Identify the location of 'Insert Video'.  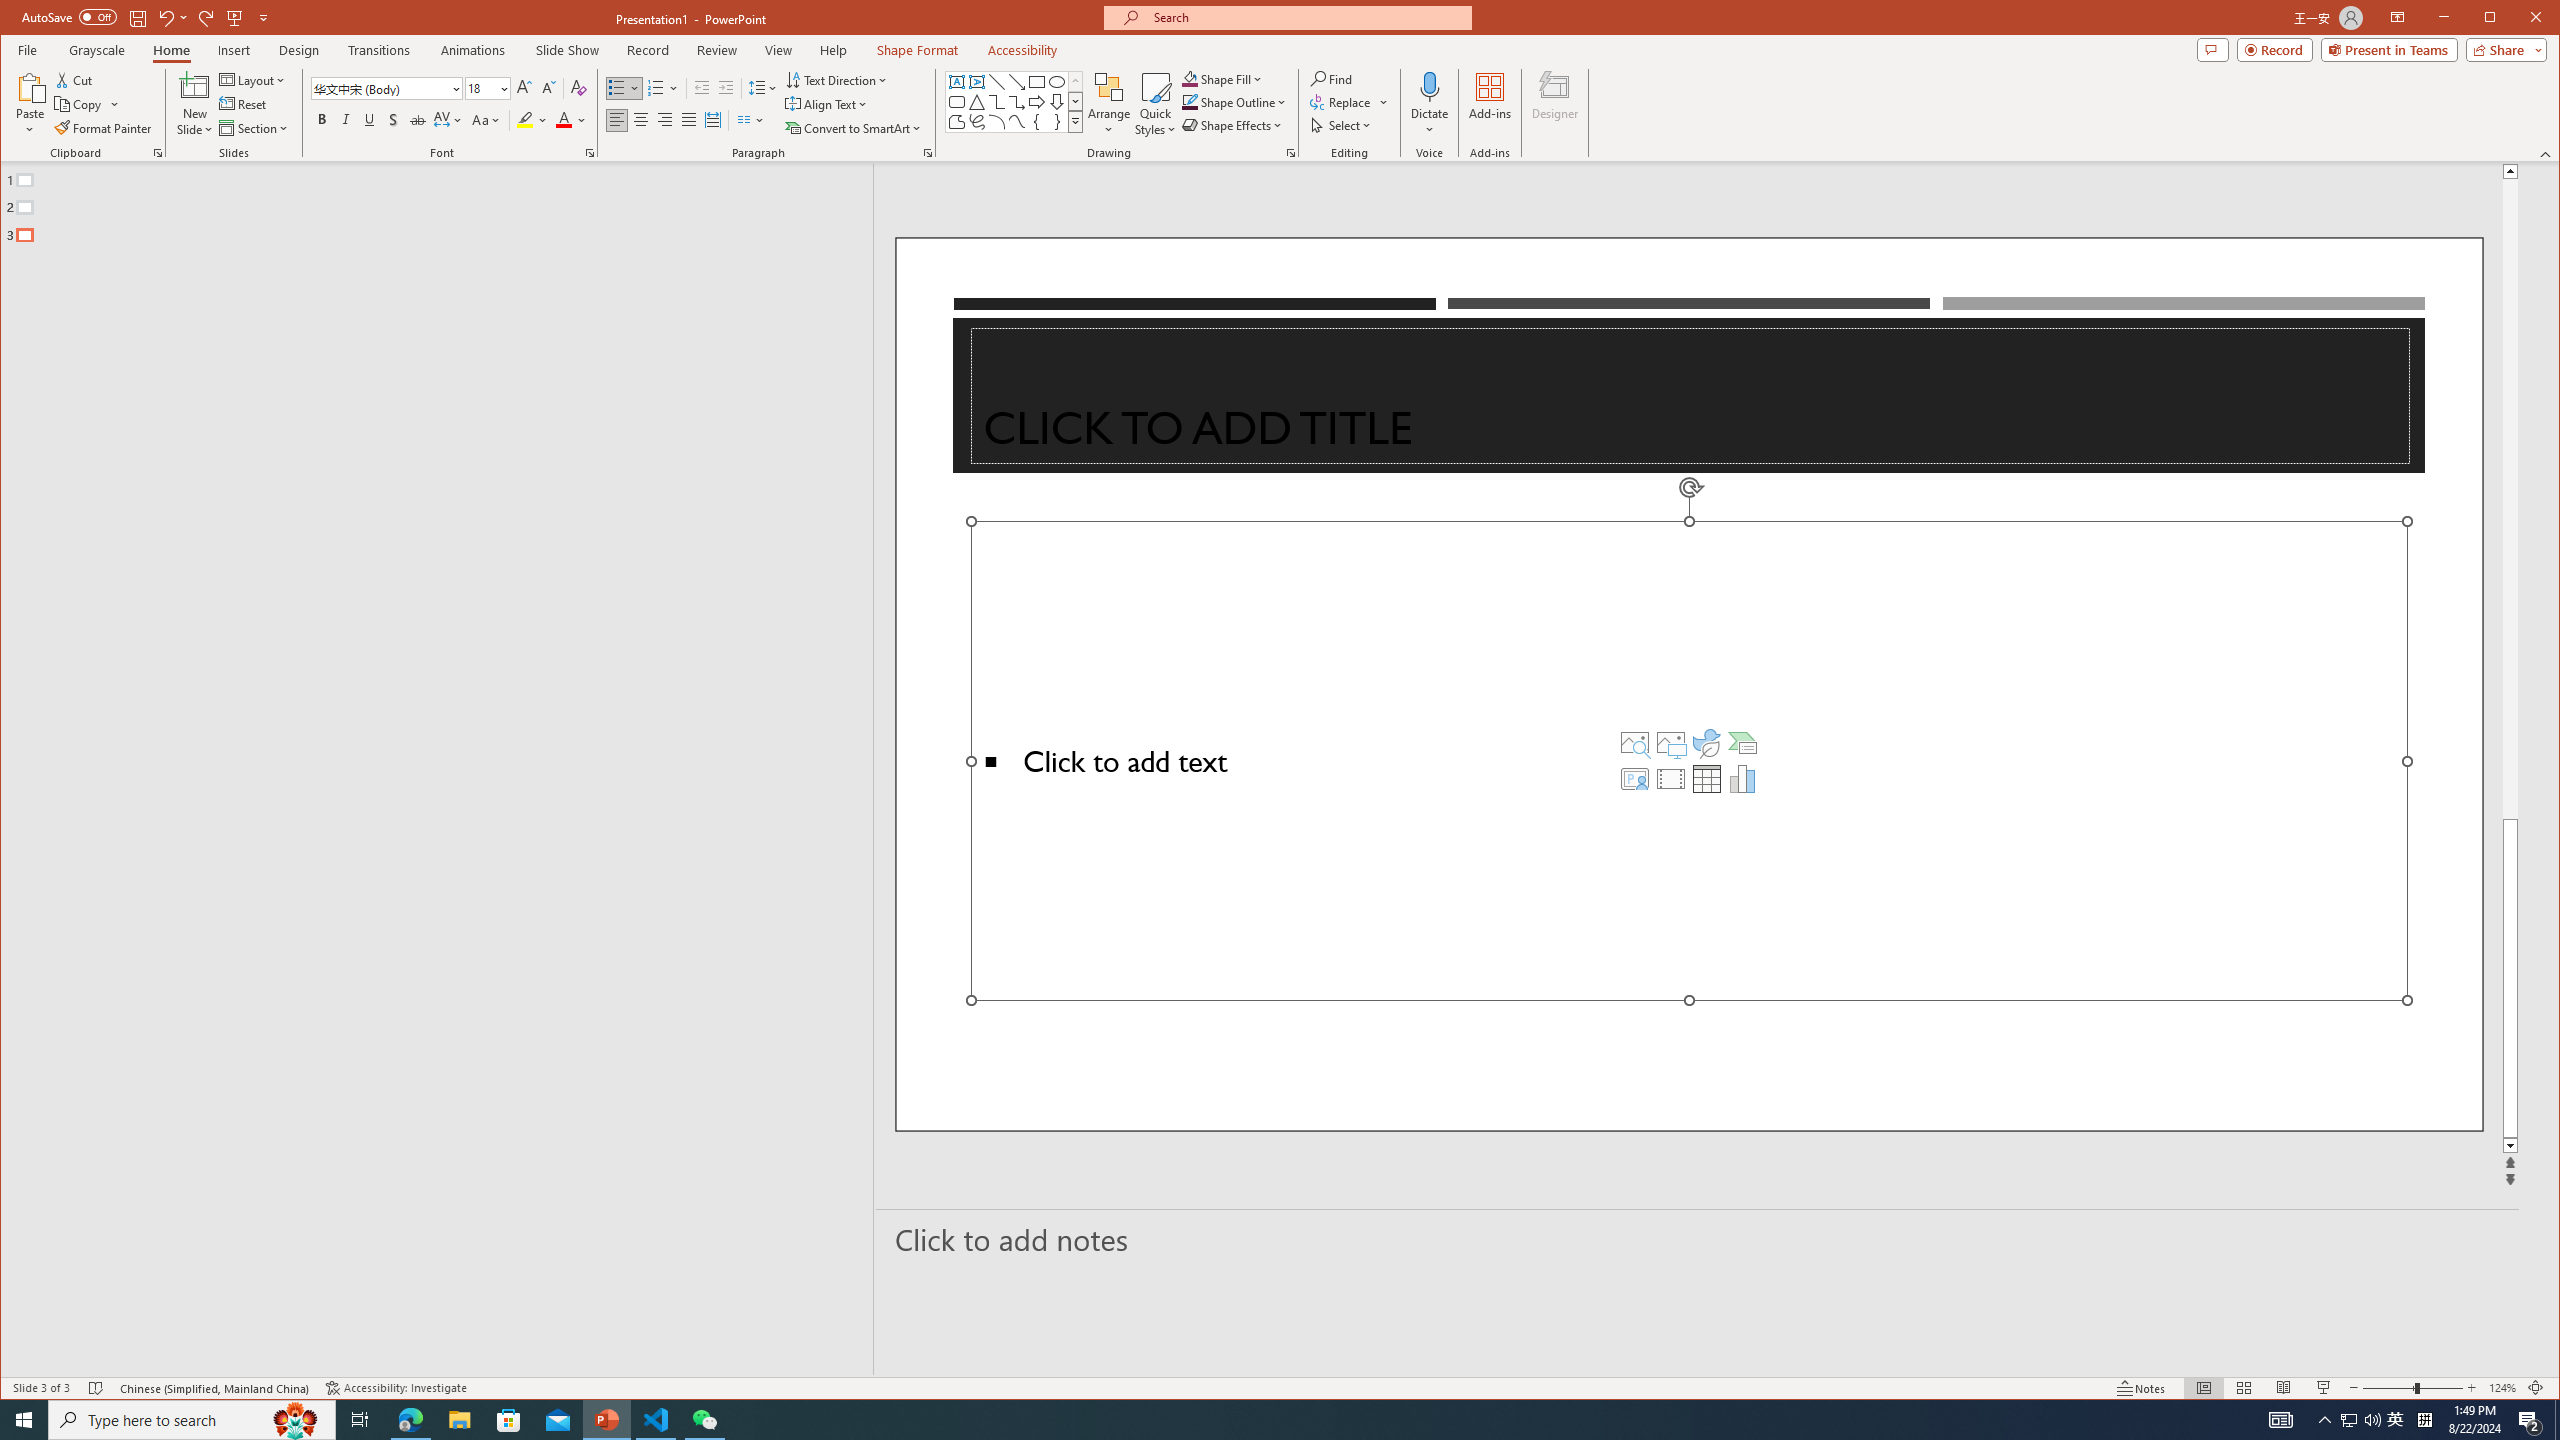
(1670, 778).